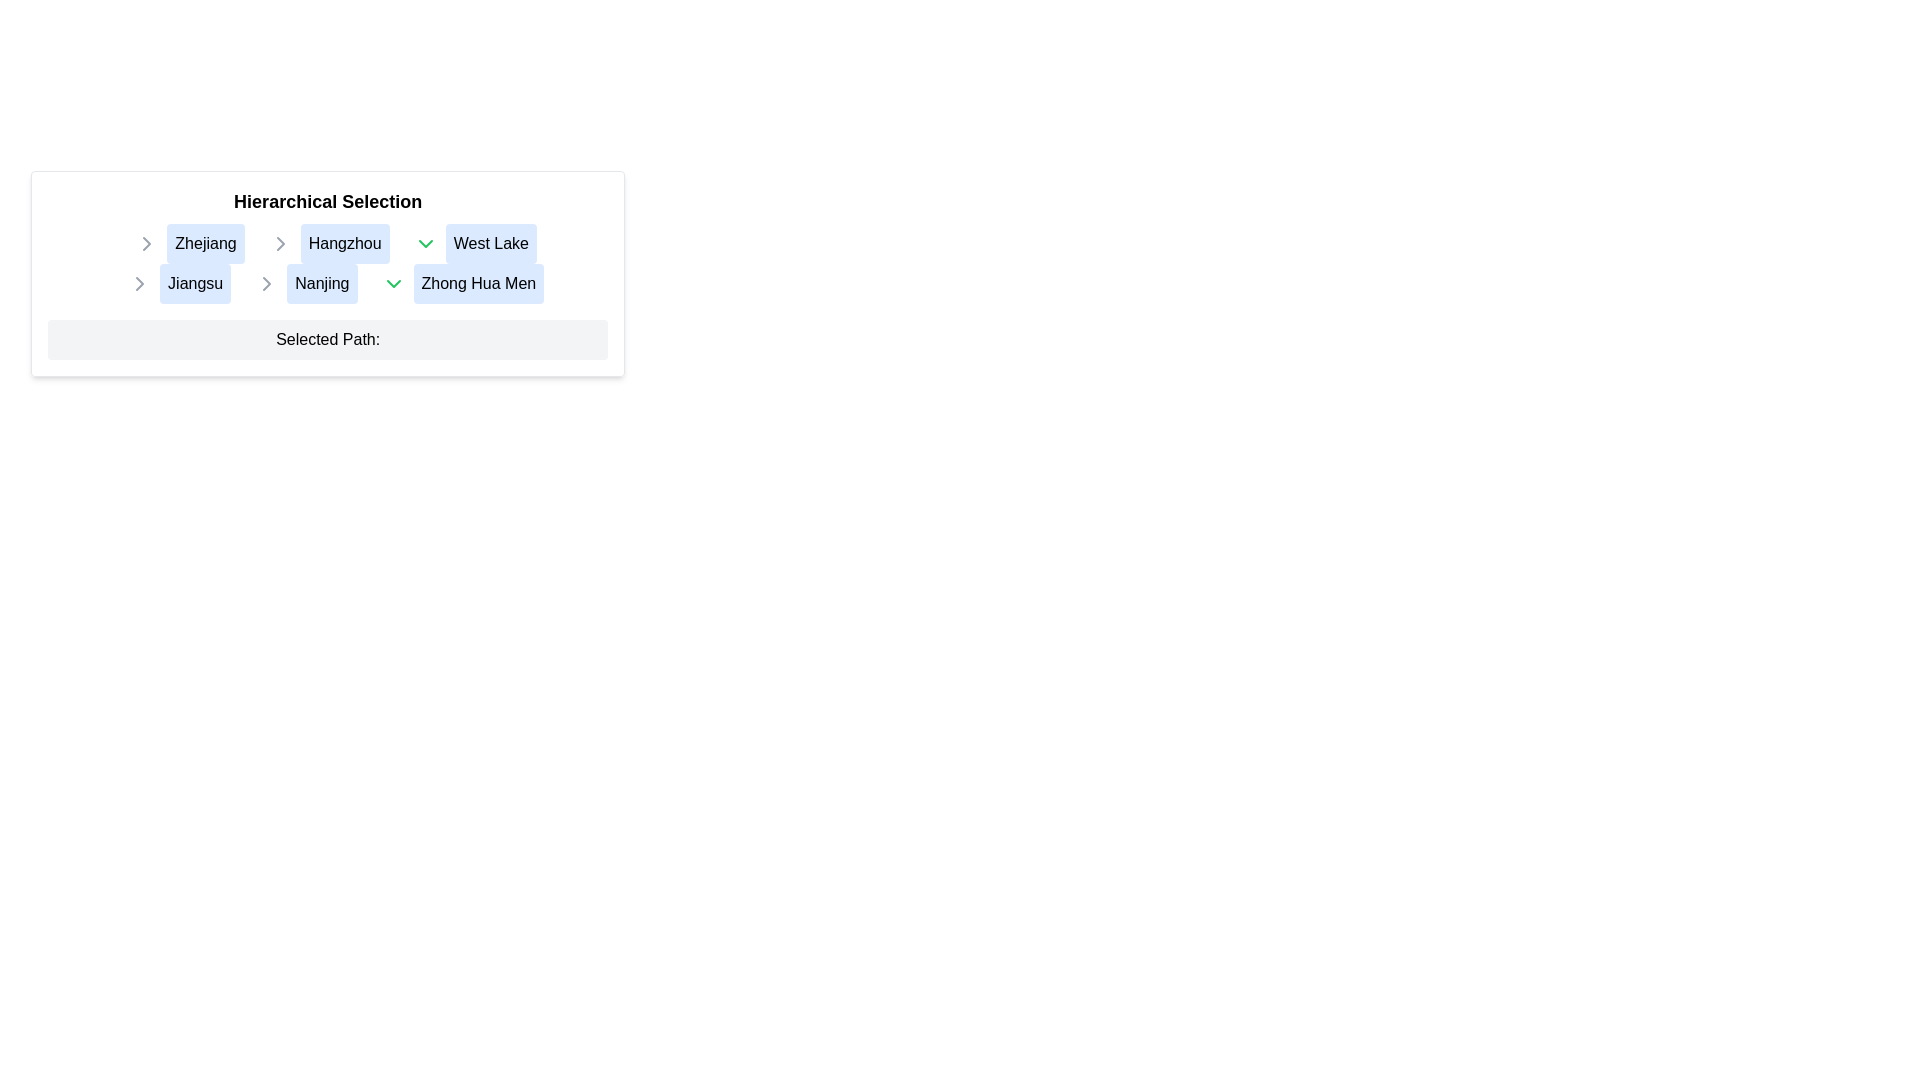 The width and height of the screenshot is (1920, 1080). What do you see at coordinates (139, 284) in the screenshot?
I see `the chevron-right icon located to the left of the 'Jiangsu' text label in the breadcrumb section for hierarchical navigation` at bounding box center [139, 284].